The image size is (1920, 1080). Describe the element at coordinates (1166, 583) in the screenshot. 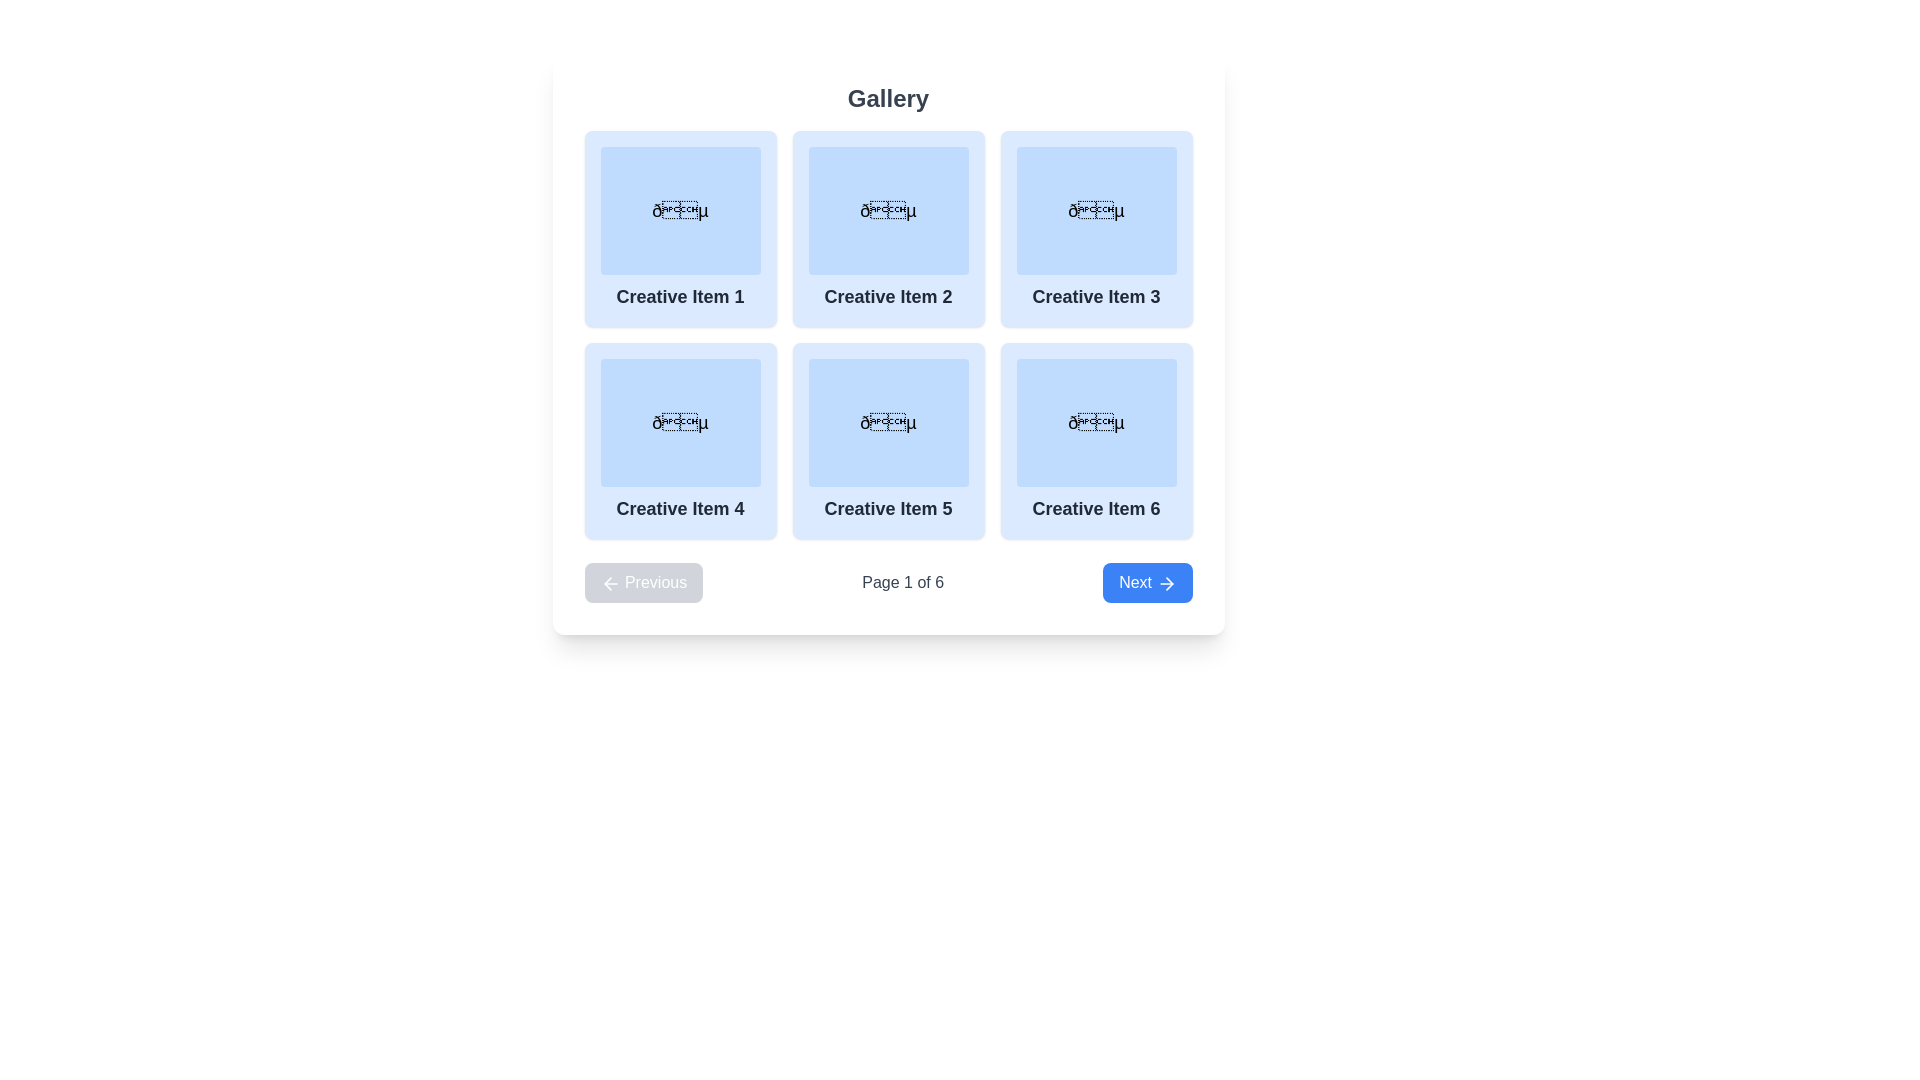

I see `the forward navigation arrow icon located in the bottom-right corner of the 'Next' button` at that location.